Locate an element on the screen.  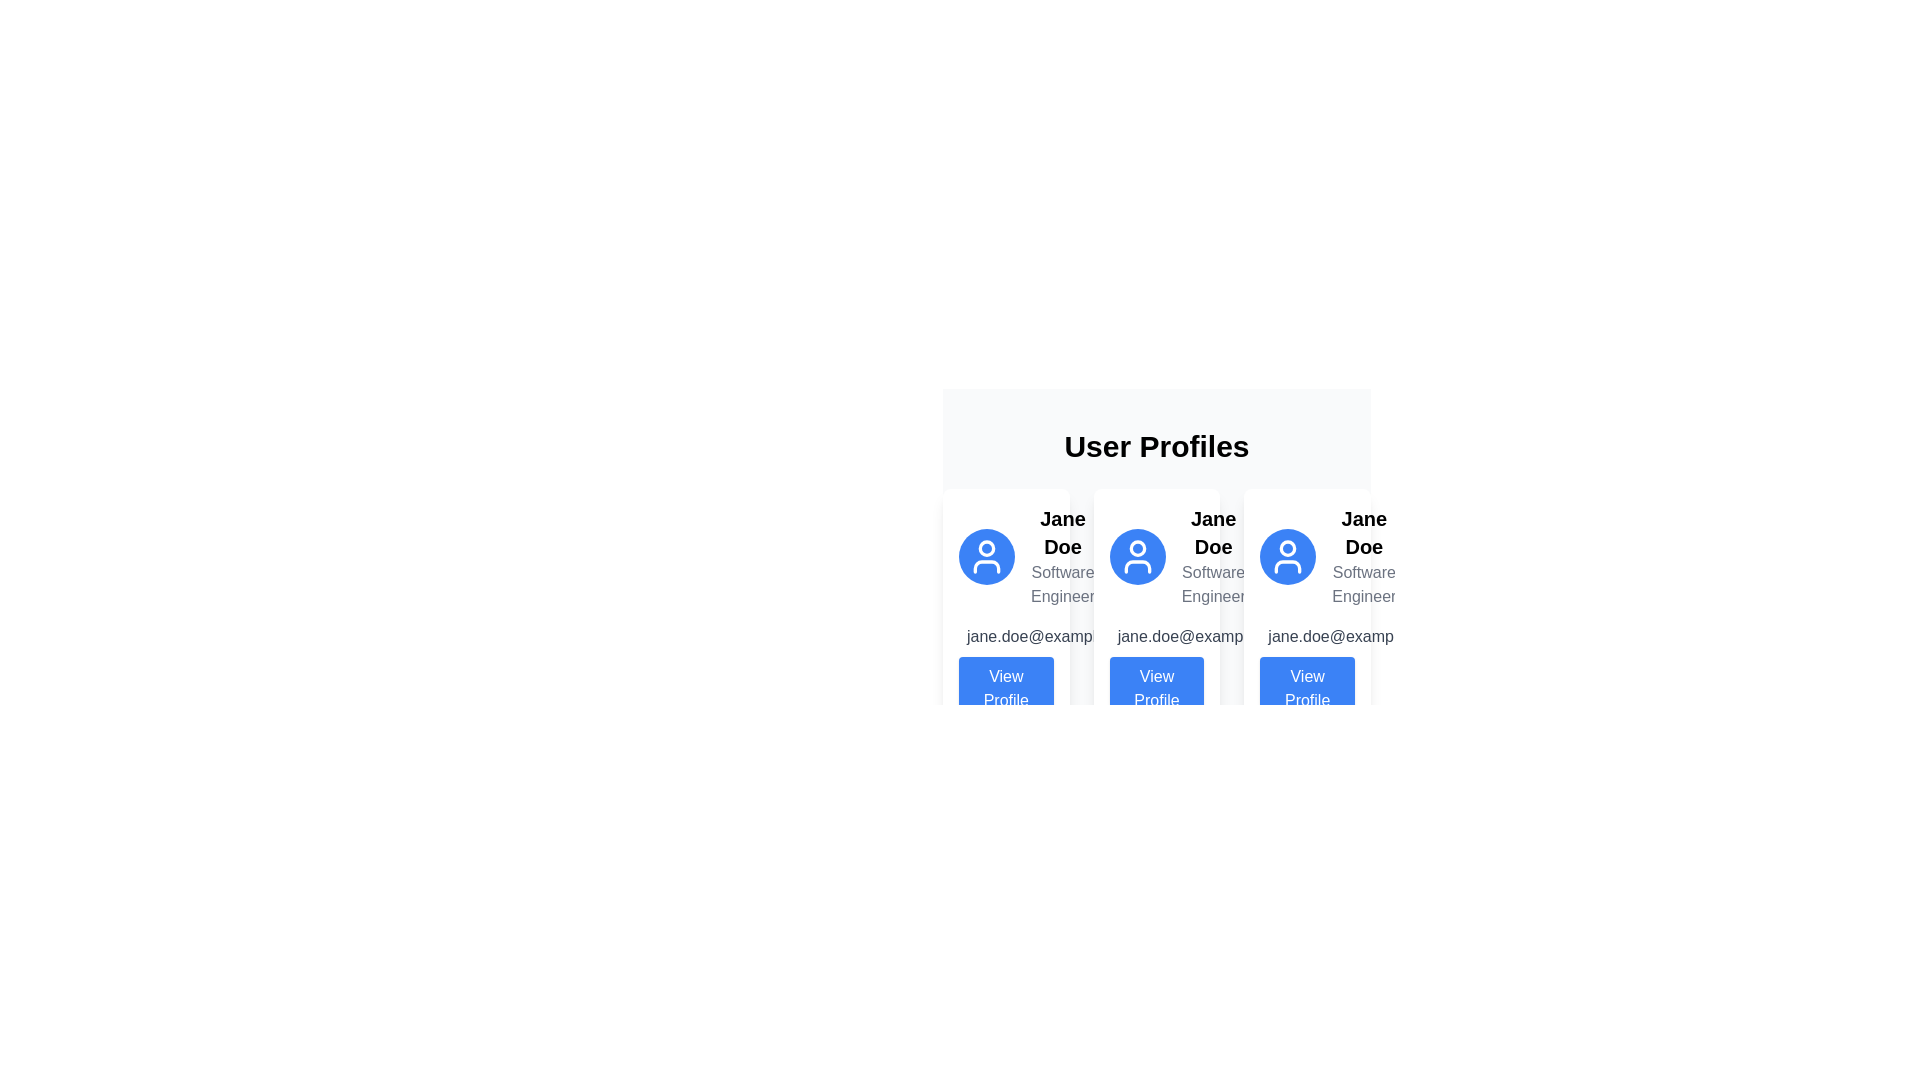
the section header text element that provides context to the user profile cards, located at the top of the interface above the user profile grid is located at coordinates (1156, 446).